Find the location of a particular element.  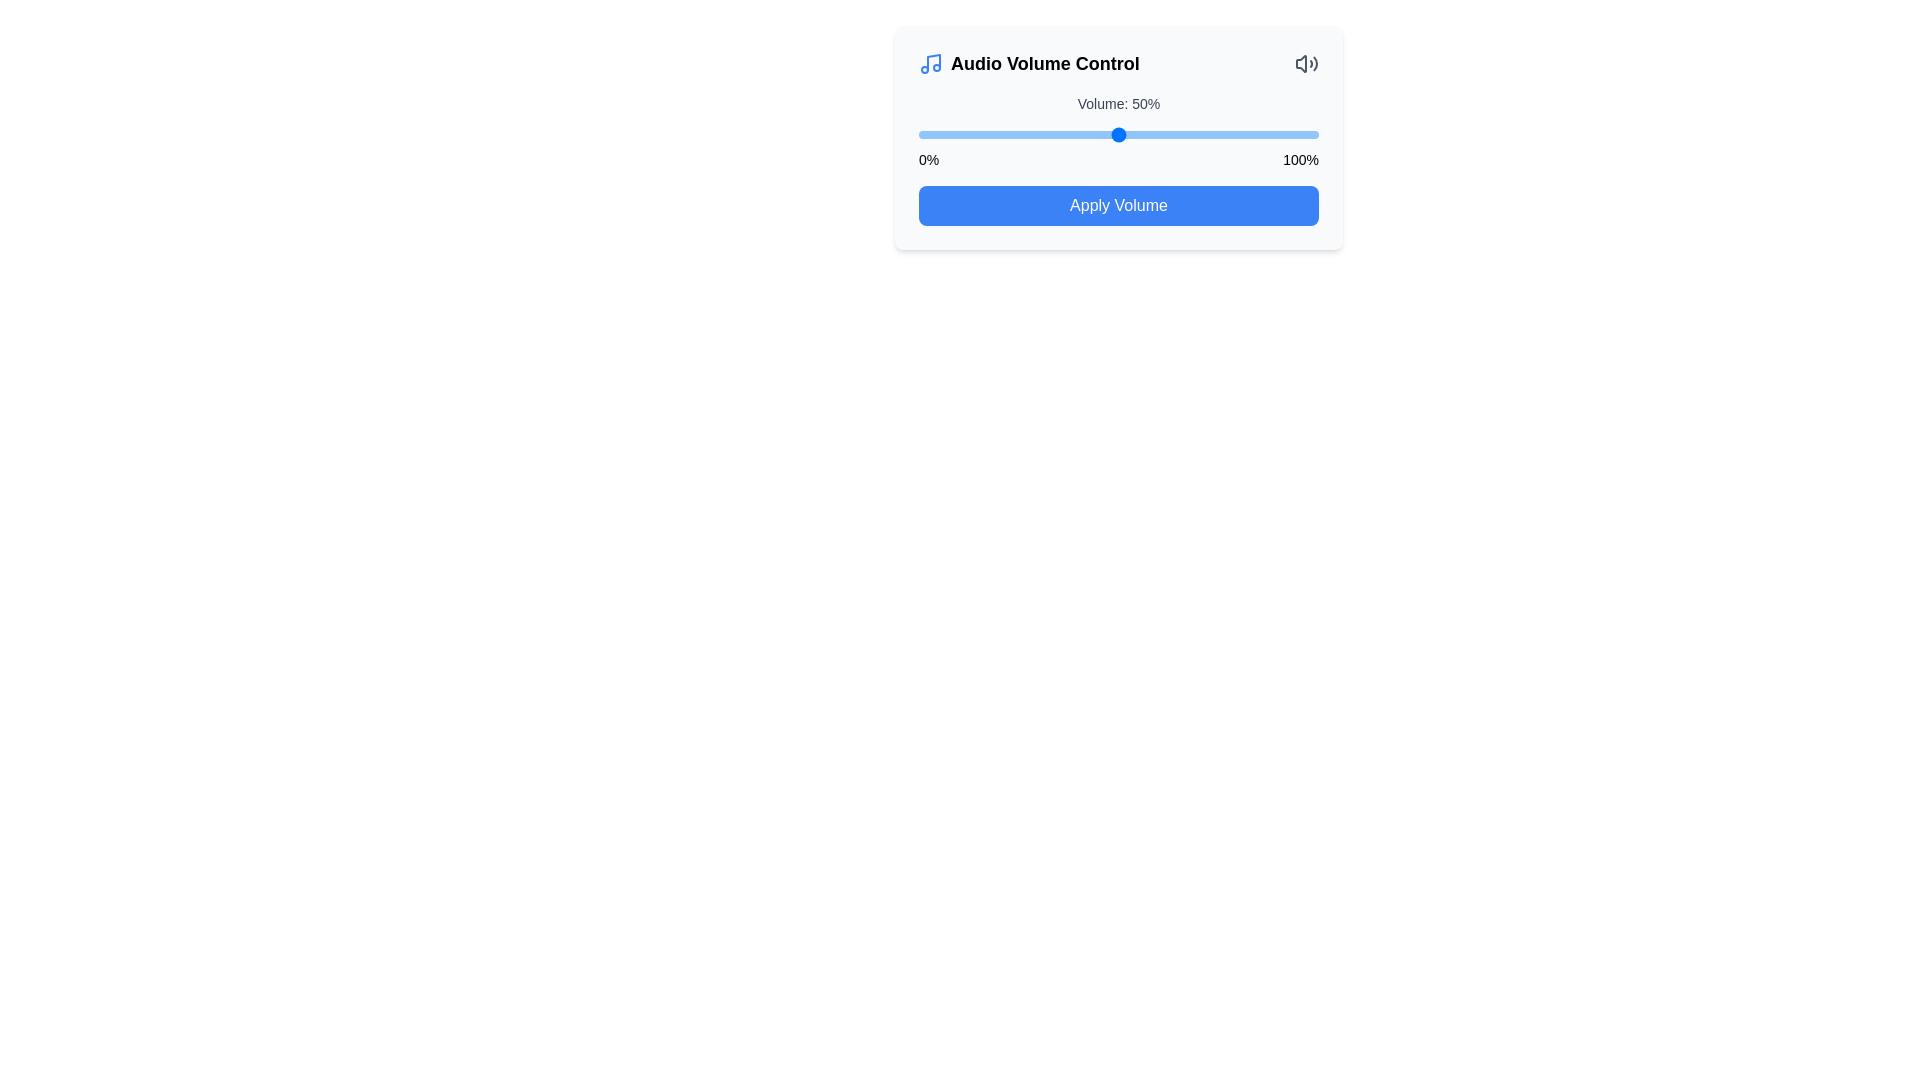

the volume control slider, which is visually represented with a label 'Volume: 50%' and a blue marker at the 50% position is located at coordinates (1117, 131).